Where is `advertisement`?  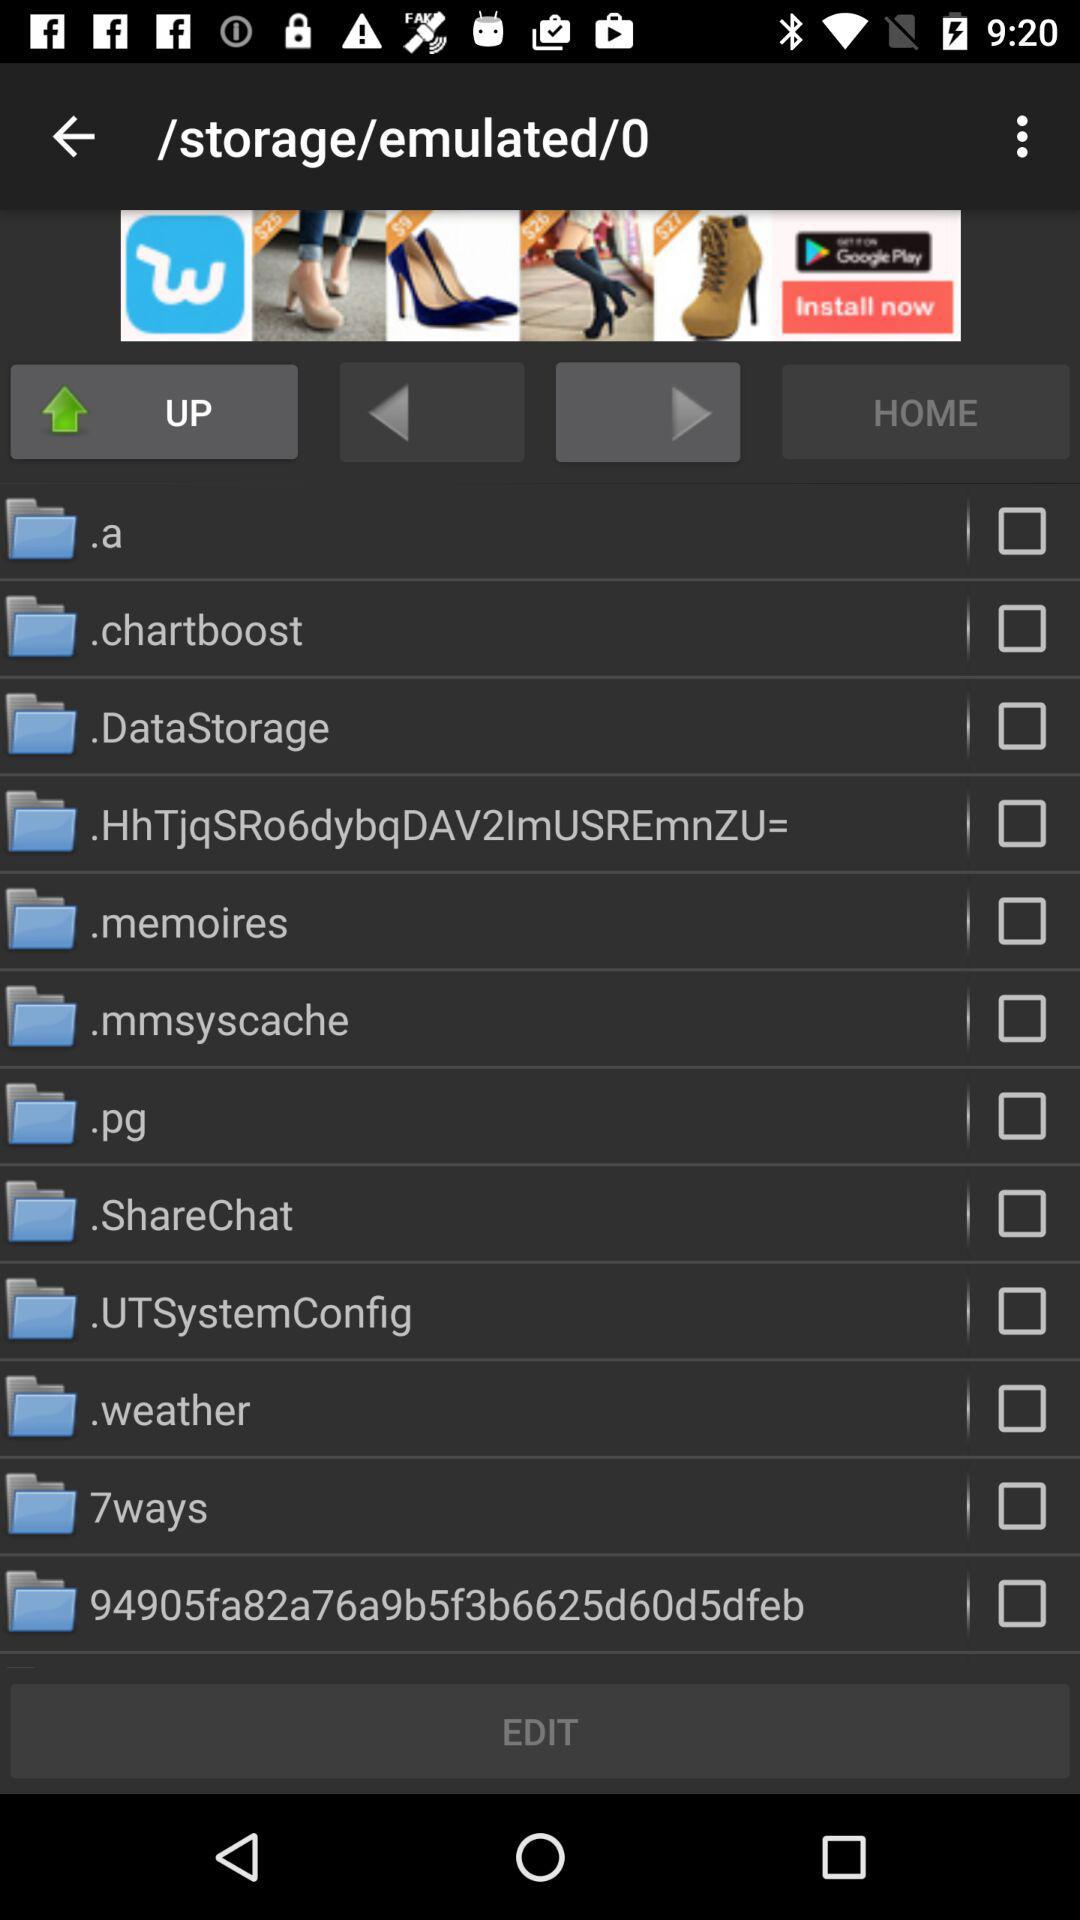
advertisement is located at coordinates (540, 274).